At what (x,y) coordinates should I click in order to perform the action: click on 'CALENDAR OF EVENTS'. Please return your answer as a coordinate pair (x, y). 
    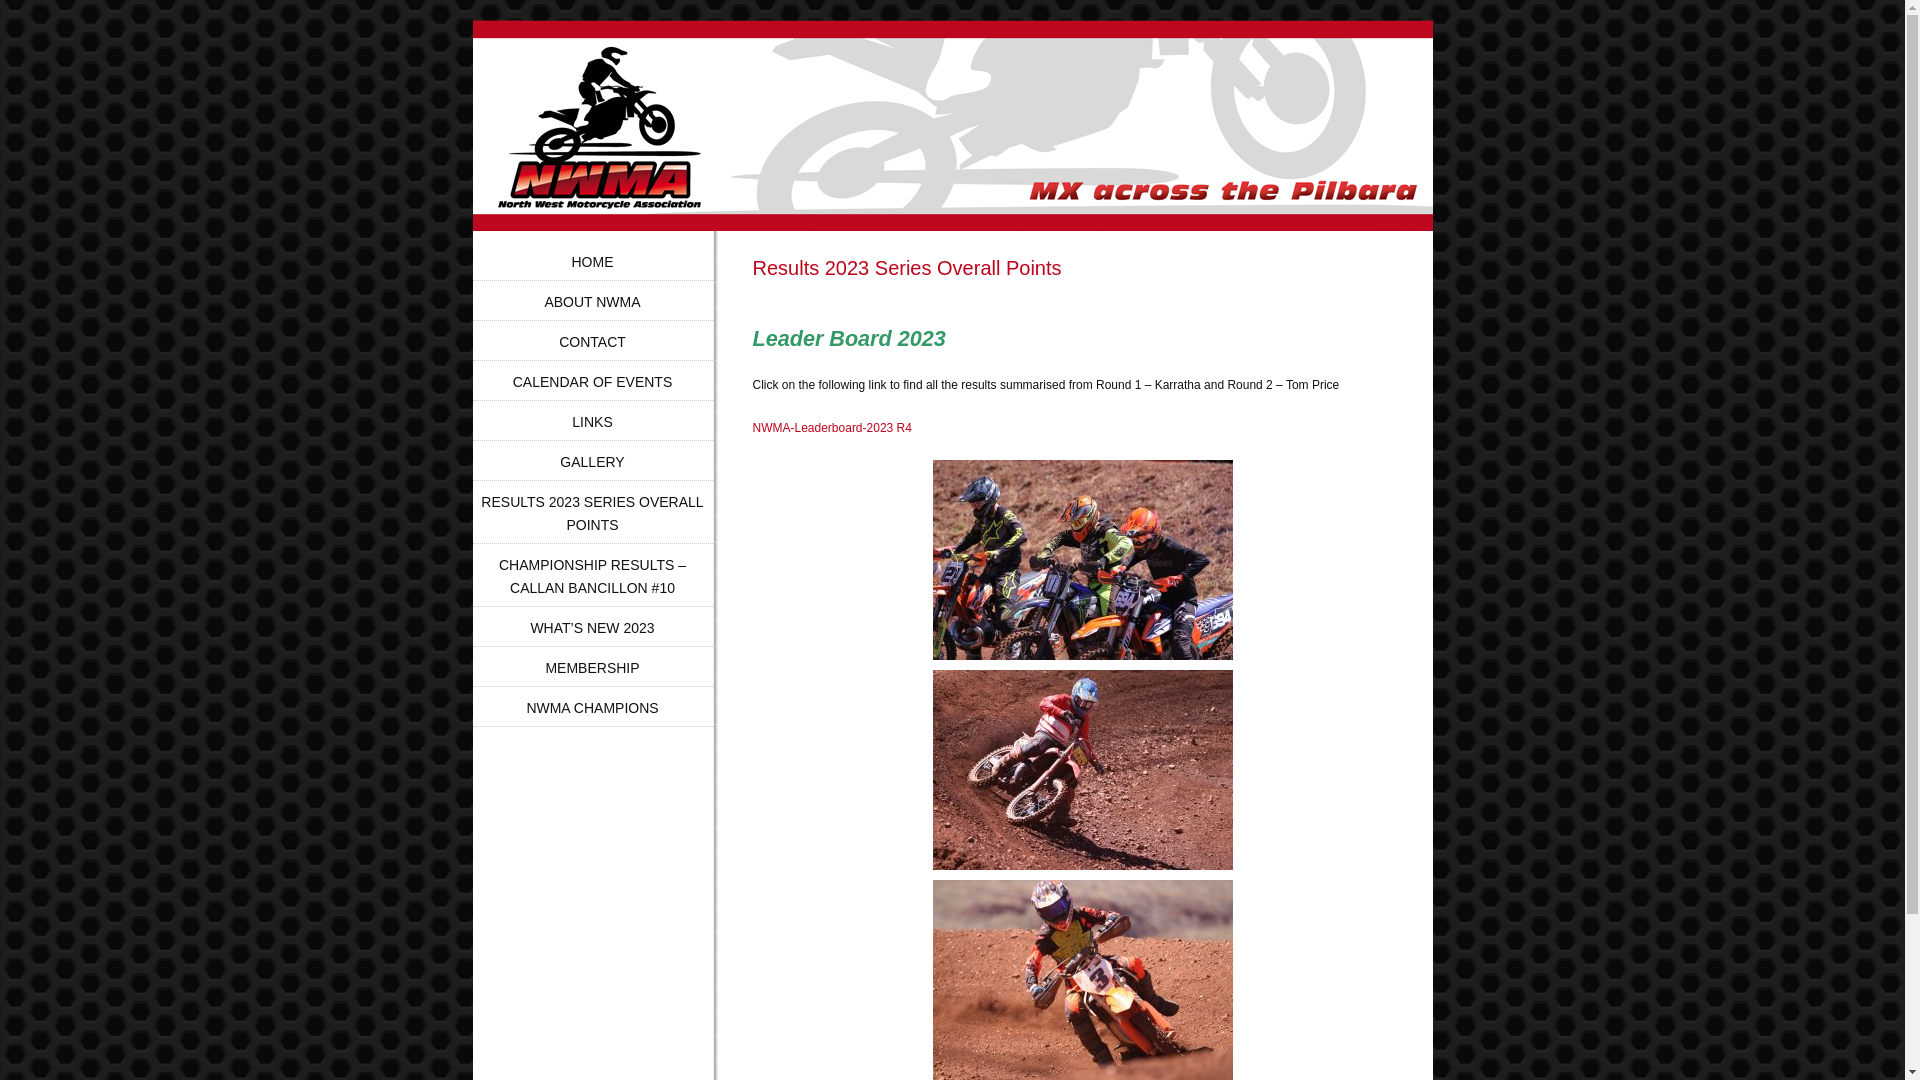
    Looking at the image, I should click on (513, 381).